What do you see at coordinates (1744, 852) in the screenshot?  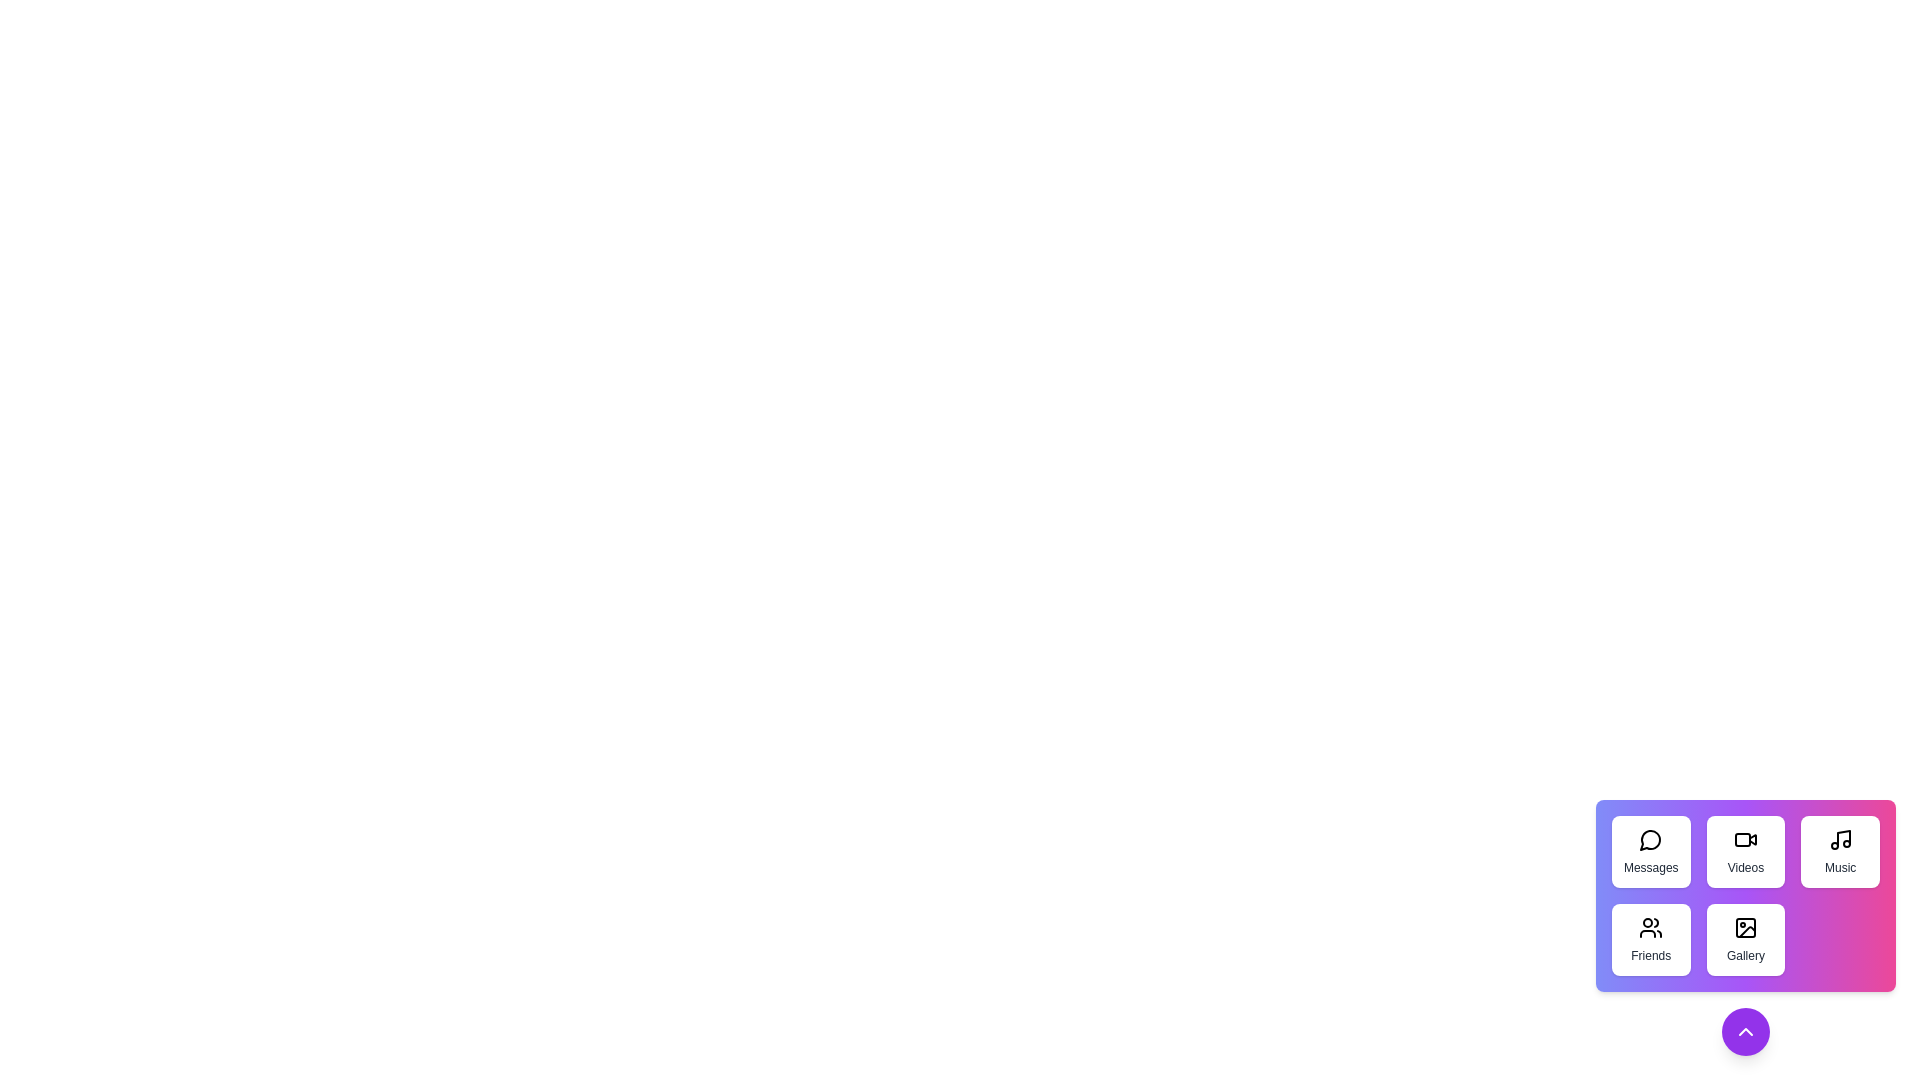 I see `the 'Videos' button` at bounding box center [1744, 852].